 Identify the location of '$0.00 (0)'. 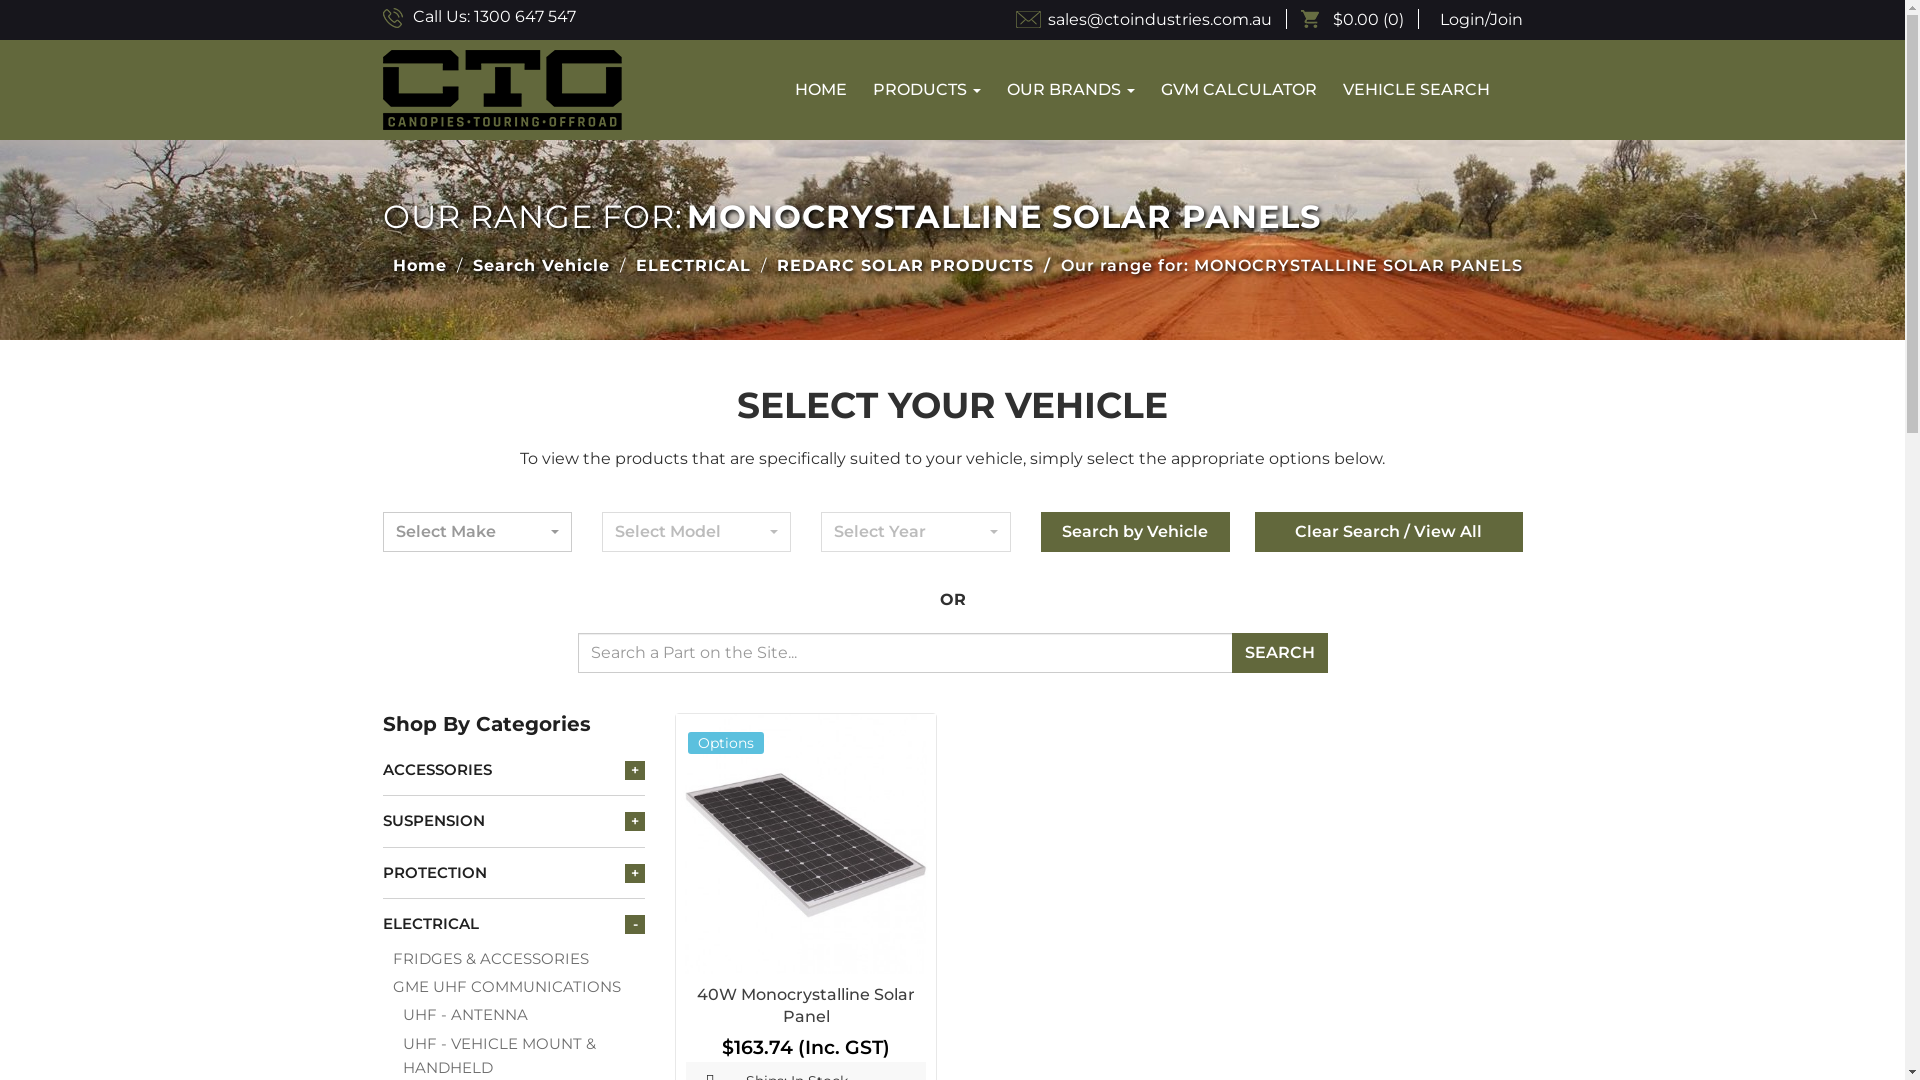
(1358, 19).